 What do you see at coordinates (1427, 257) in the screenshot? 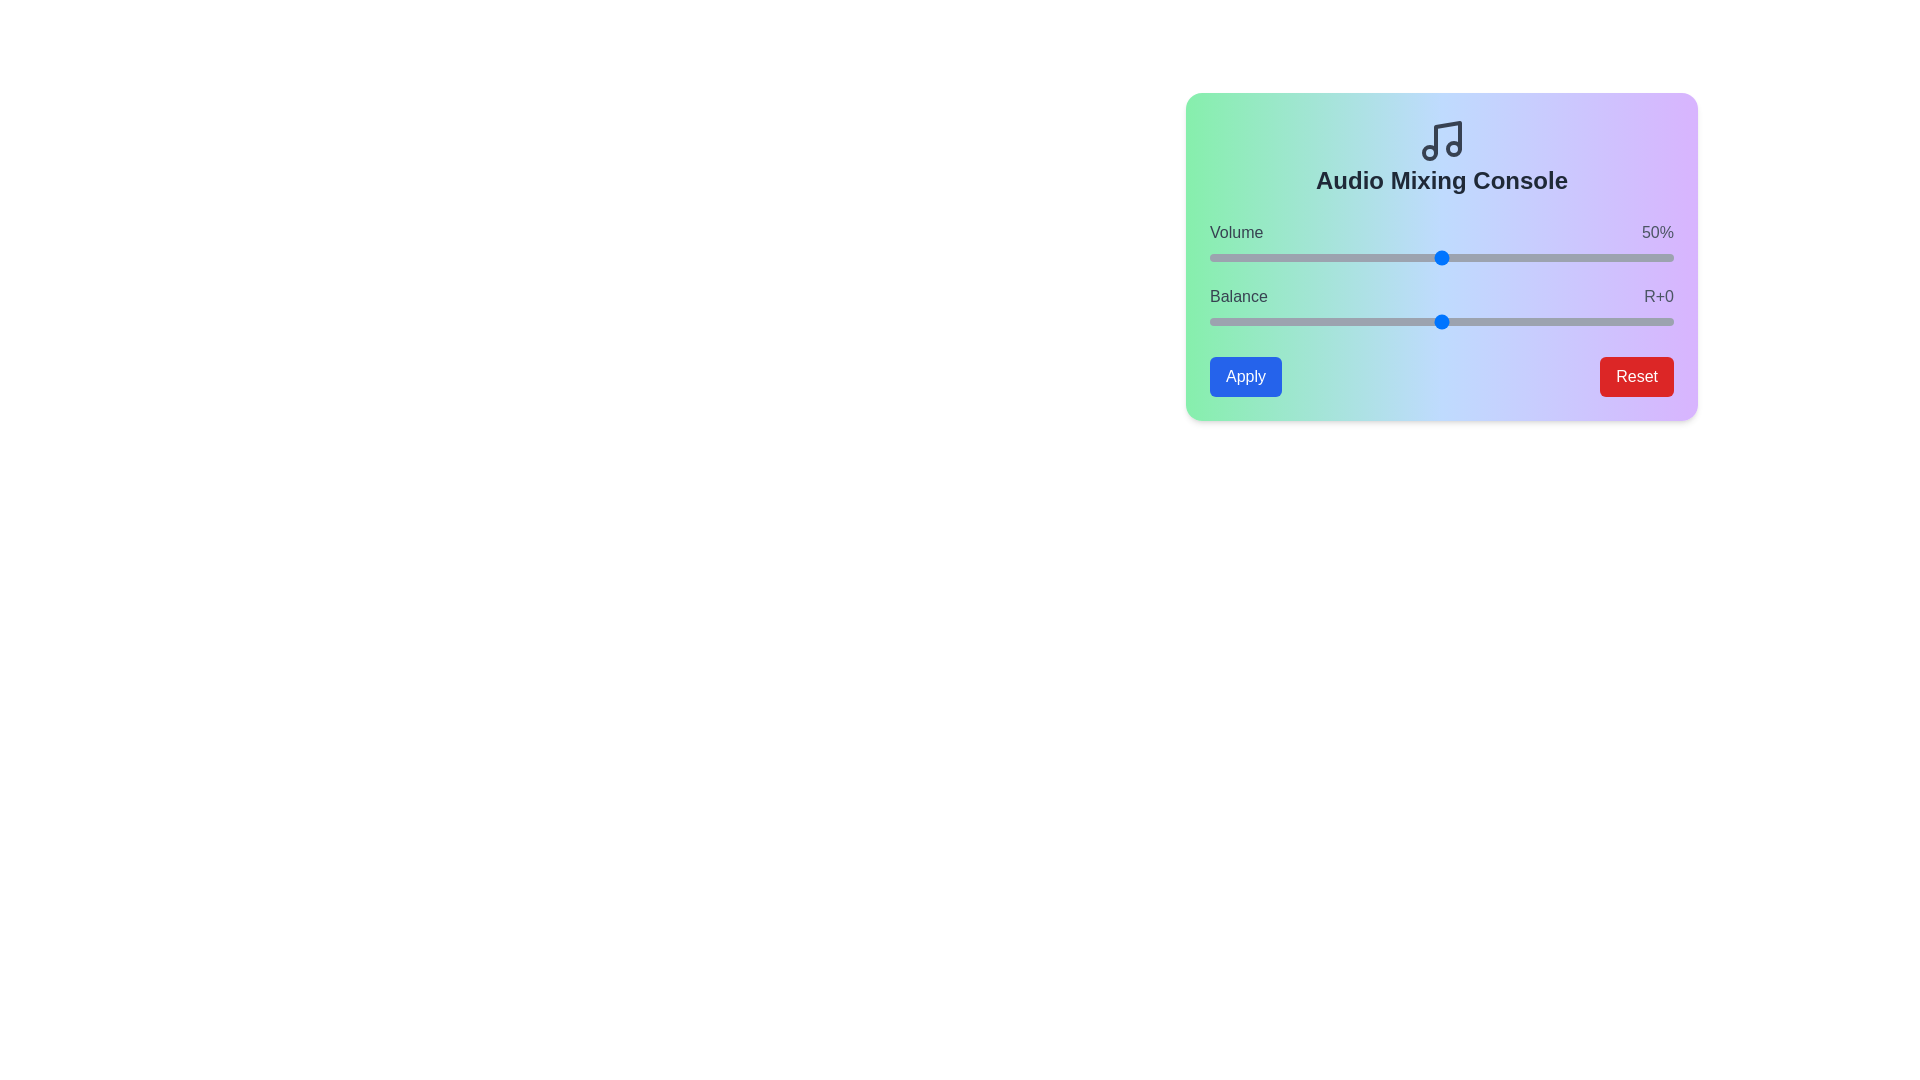
I see `the slider` at bounding box center [1427, 257].